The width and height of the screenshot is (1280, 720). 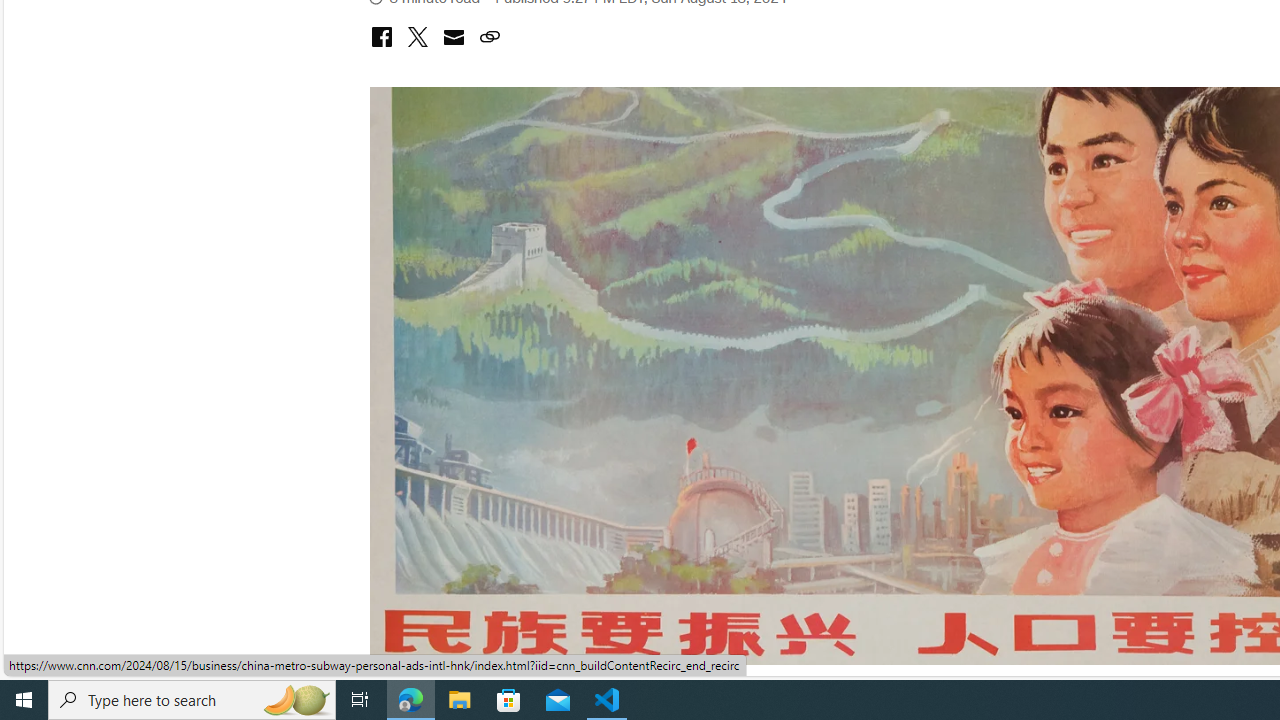 What do you see at coordinates (489, 38) in the screenshot?
I see `'copy link to clipboard'` at bounding box center [489, 38].